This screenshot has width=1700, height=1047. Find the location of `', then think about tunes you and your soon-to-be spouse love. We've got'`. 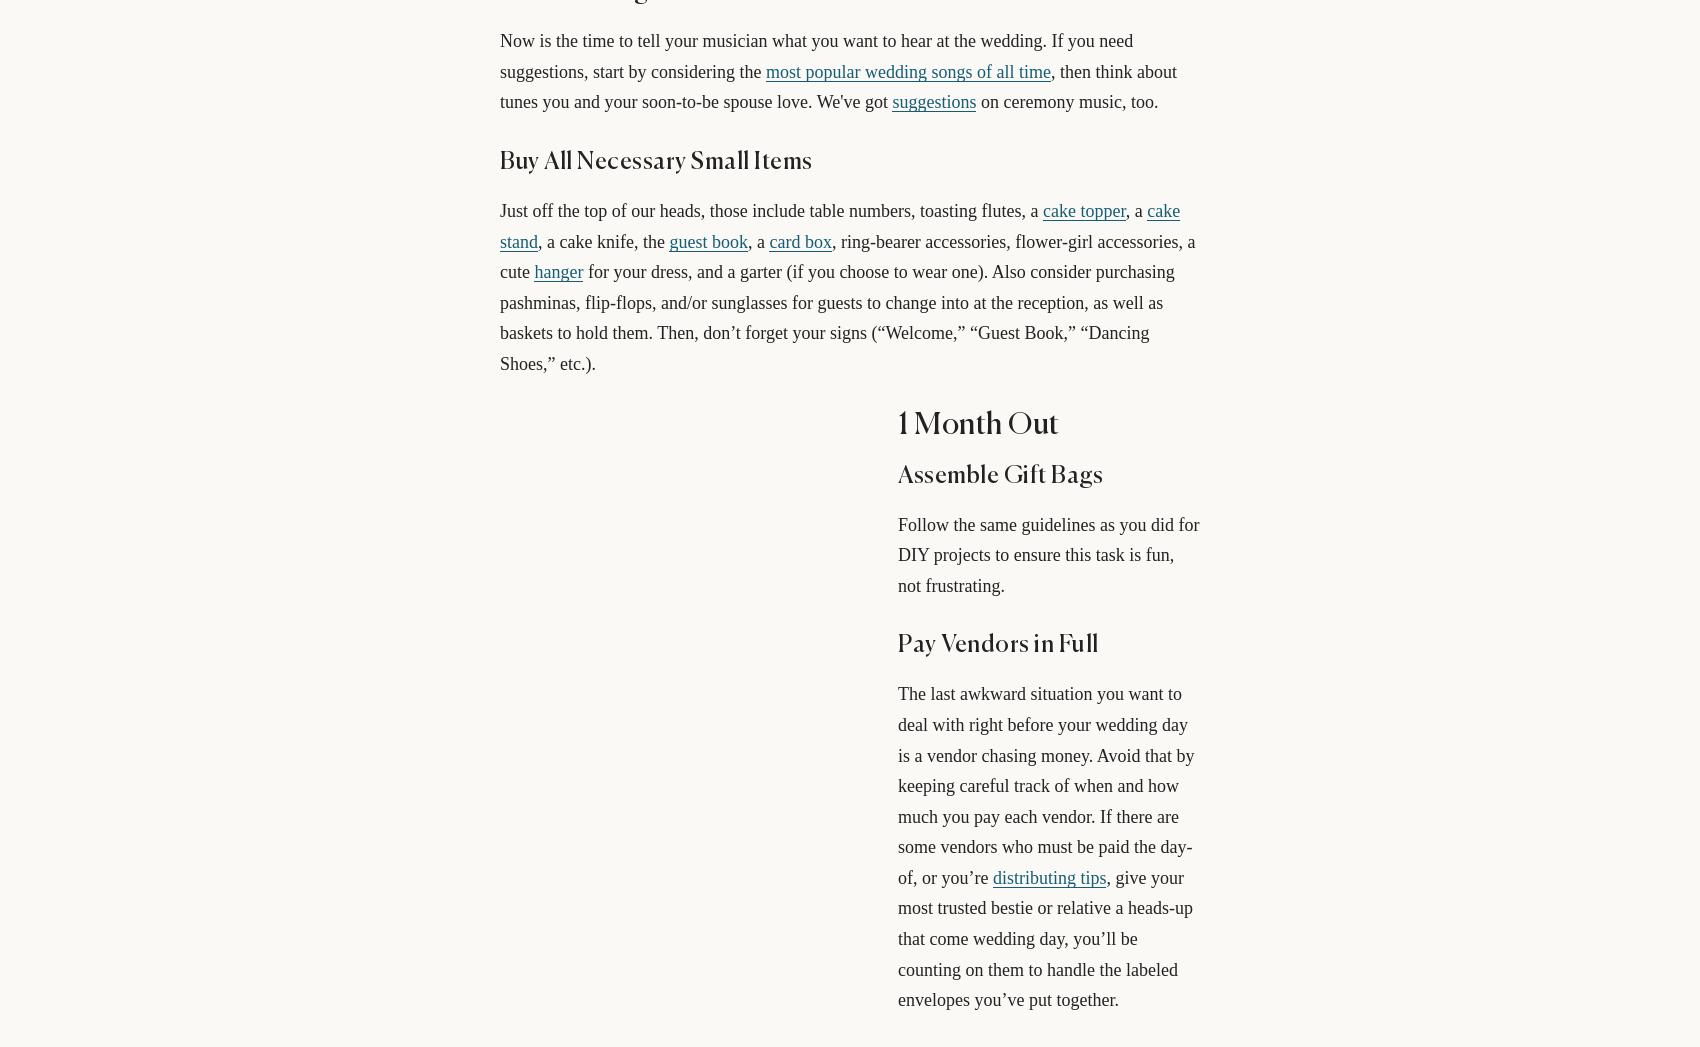

', then think about tunes you and your soon-to-be spouse love. We've got' is located at coordinates (836, 86).